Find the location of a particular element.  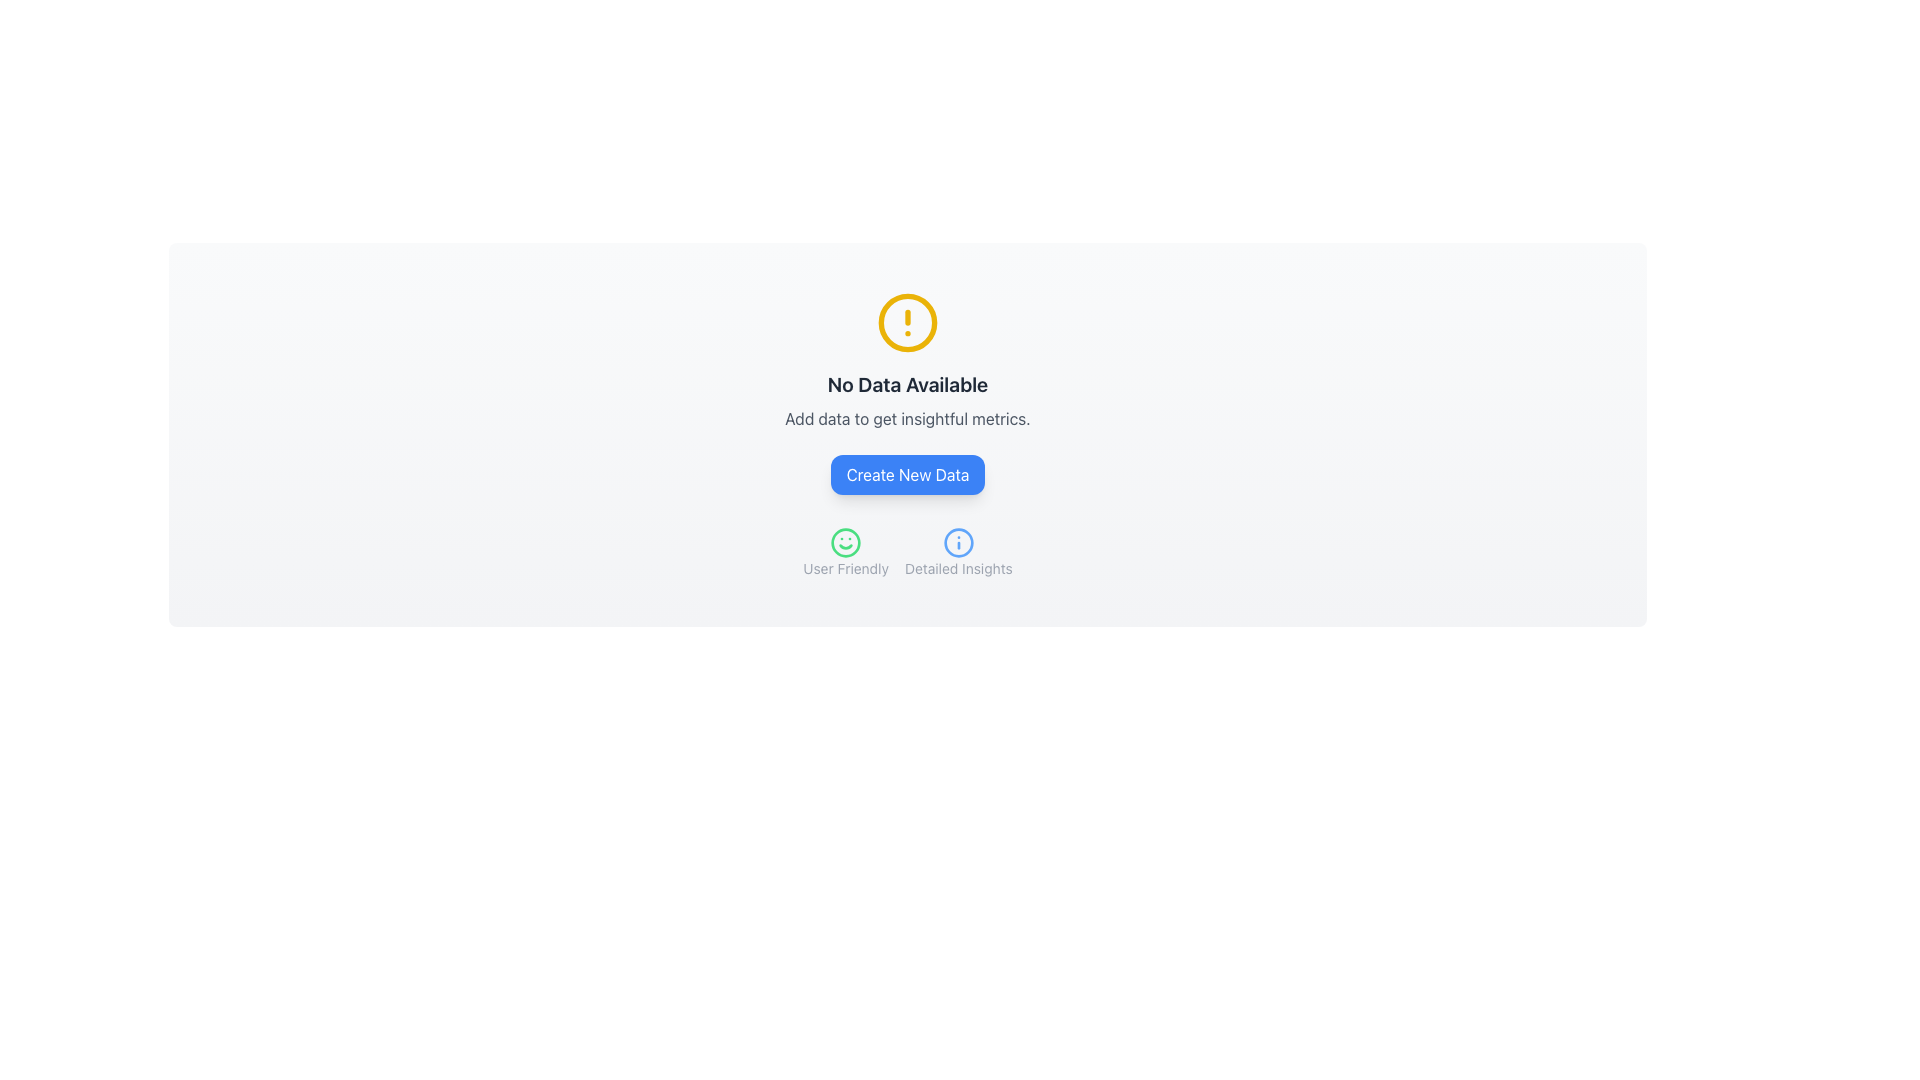

the icon representing 'Detailed Insights', which is located directly above the text 'Detailed Insights' and to the right of the 'User Friendly' icon is located at coordinates (957, 543).